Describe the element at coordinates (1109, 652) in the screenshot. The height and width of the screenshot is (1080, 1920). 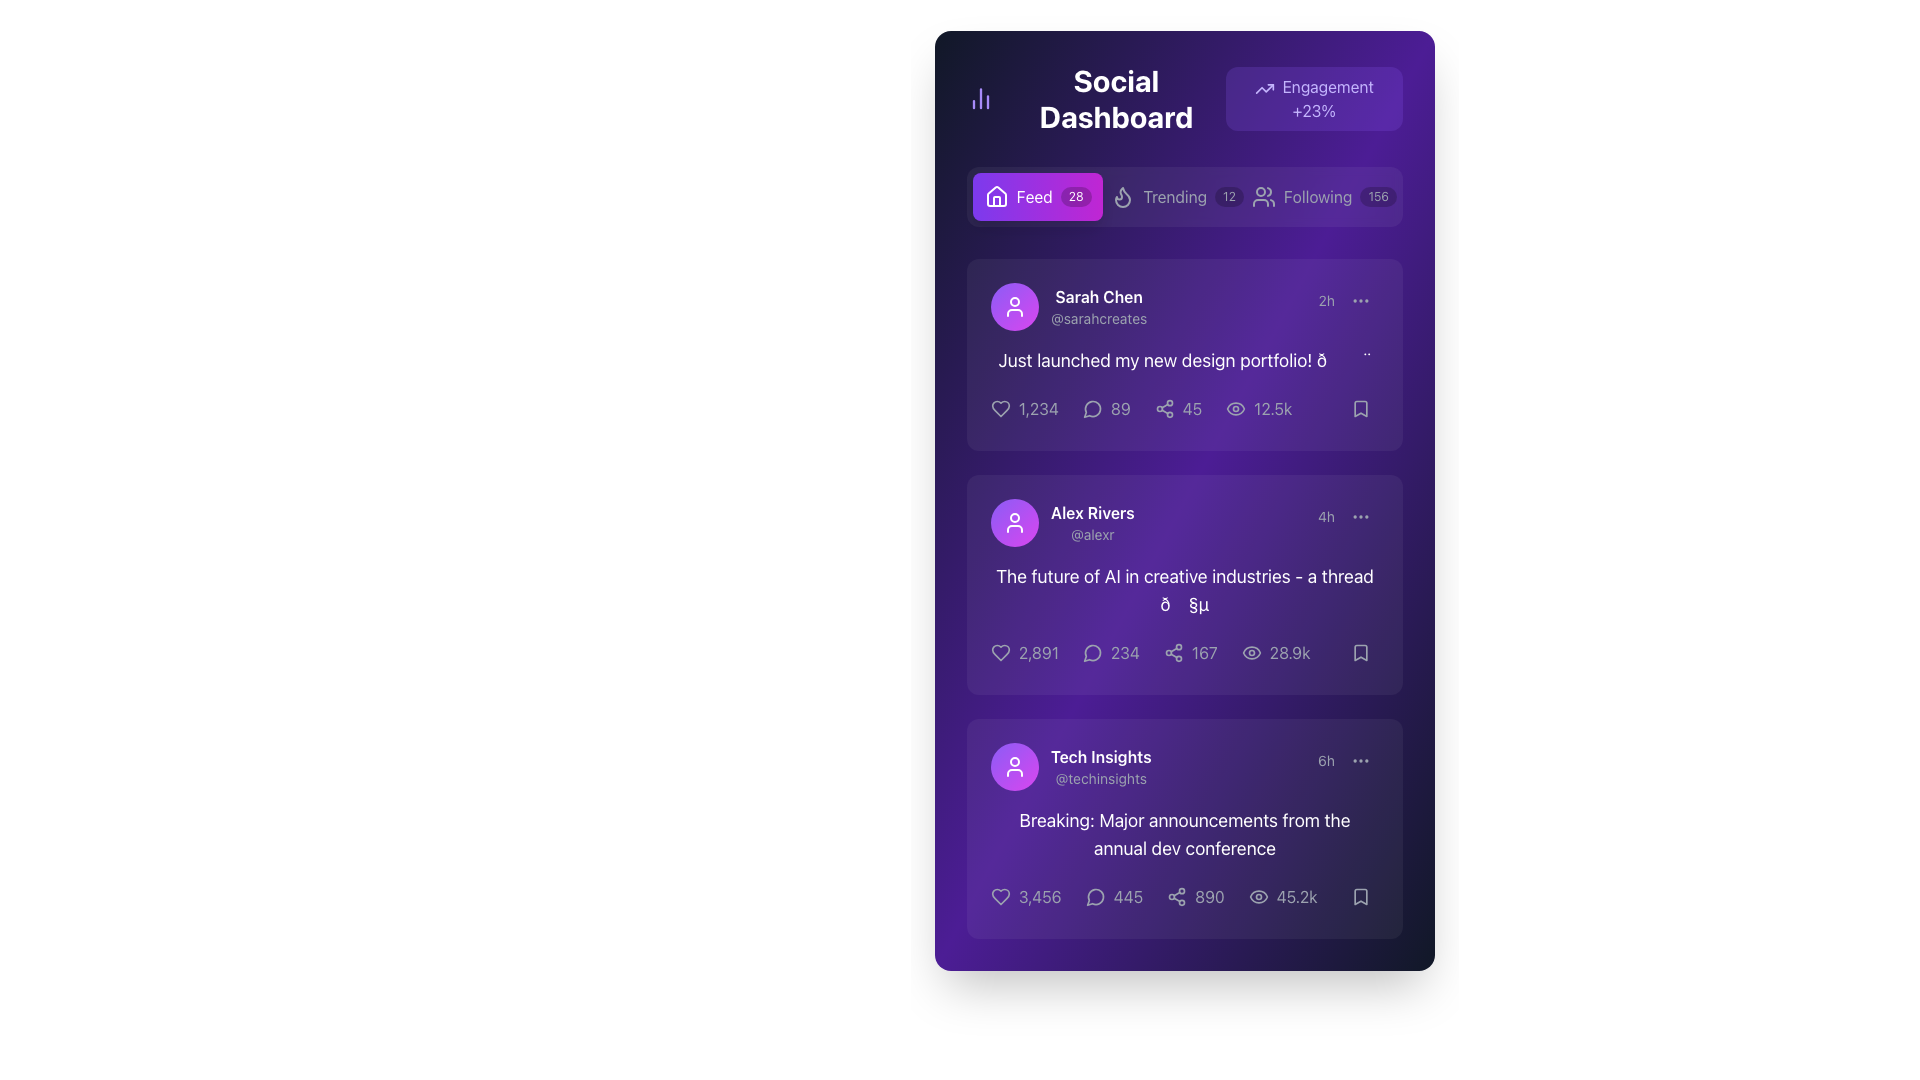
I see `the gray speech bubble icon followed by the text '234' in the second post of the feed` at that location.